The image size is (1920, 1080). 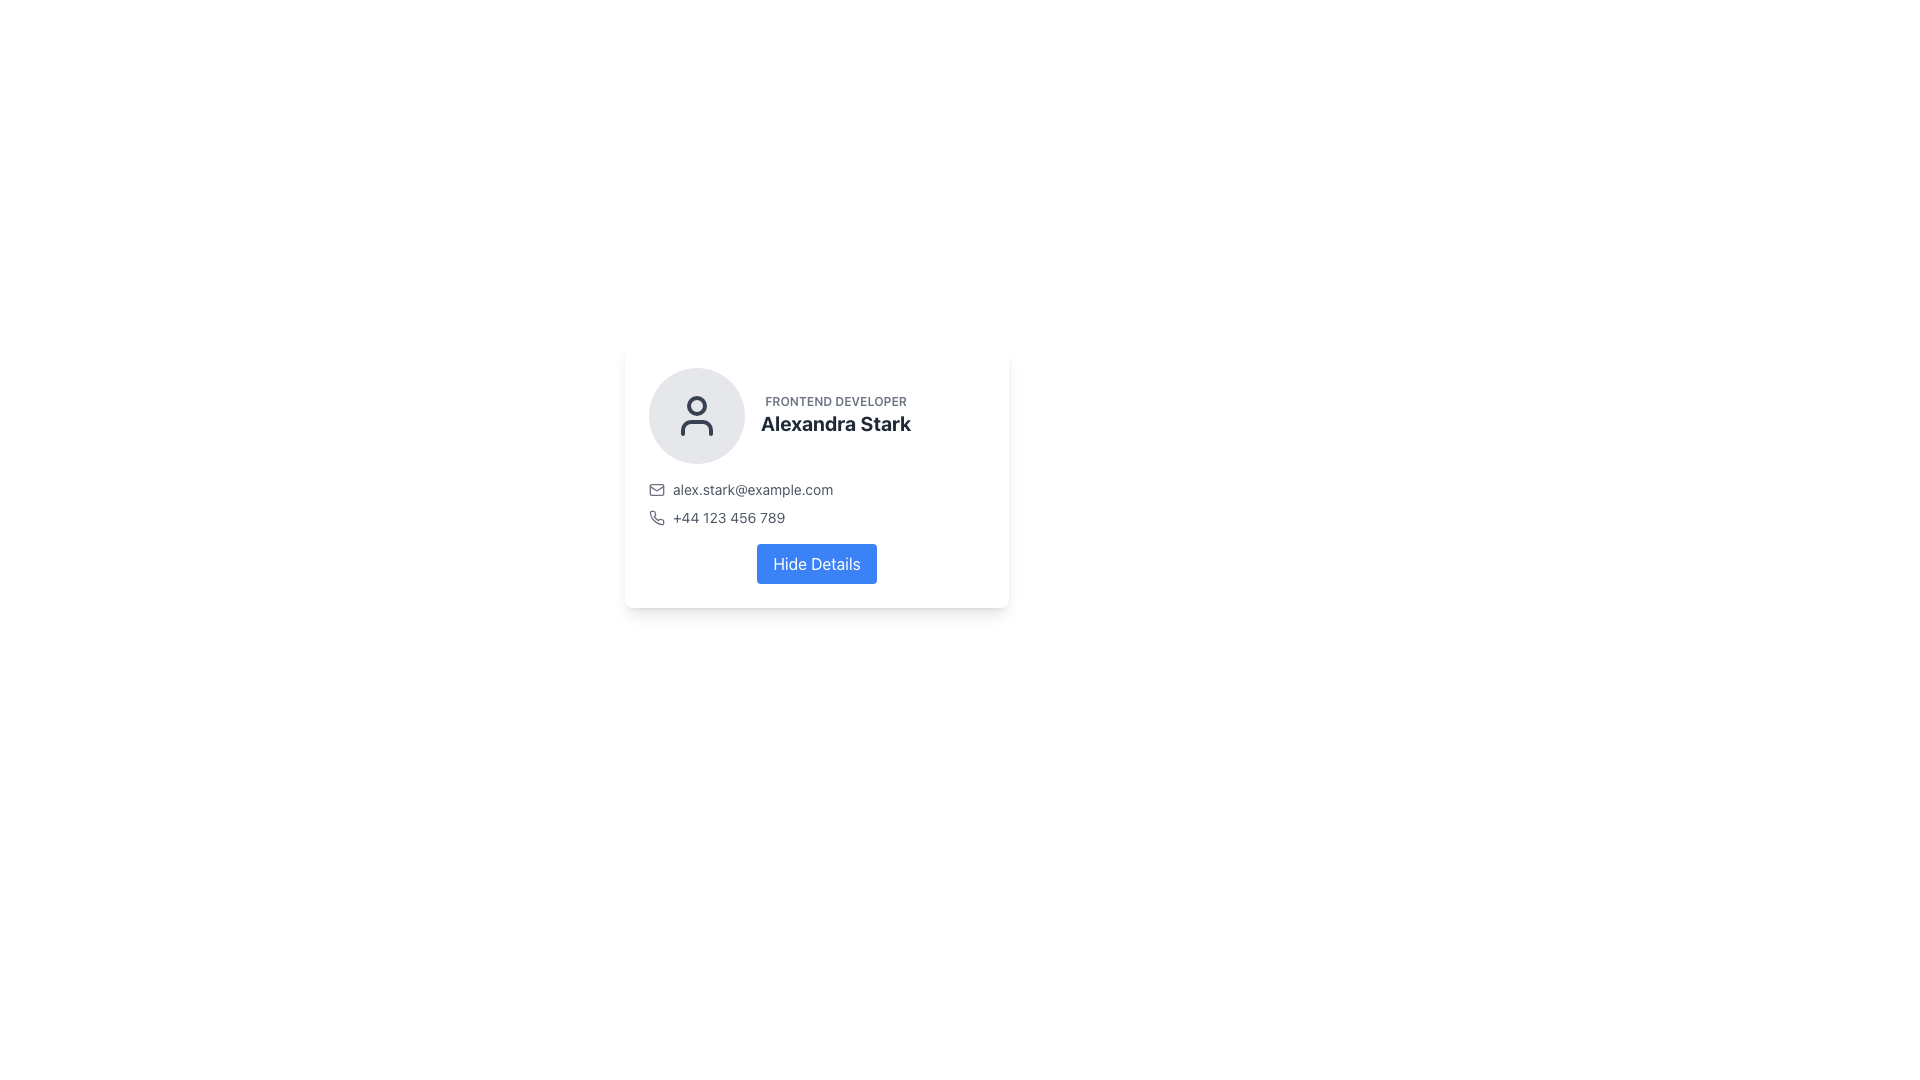 What do you see at coordinates (816, 415) in the screenshot?
I see `the textual content 'Alexandra Stark' in the Card header section located in the modal-like card structure` at bounding box center [816, 415].